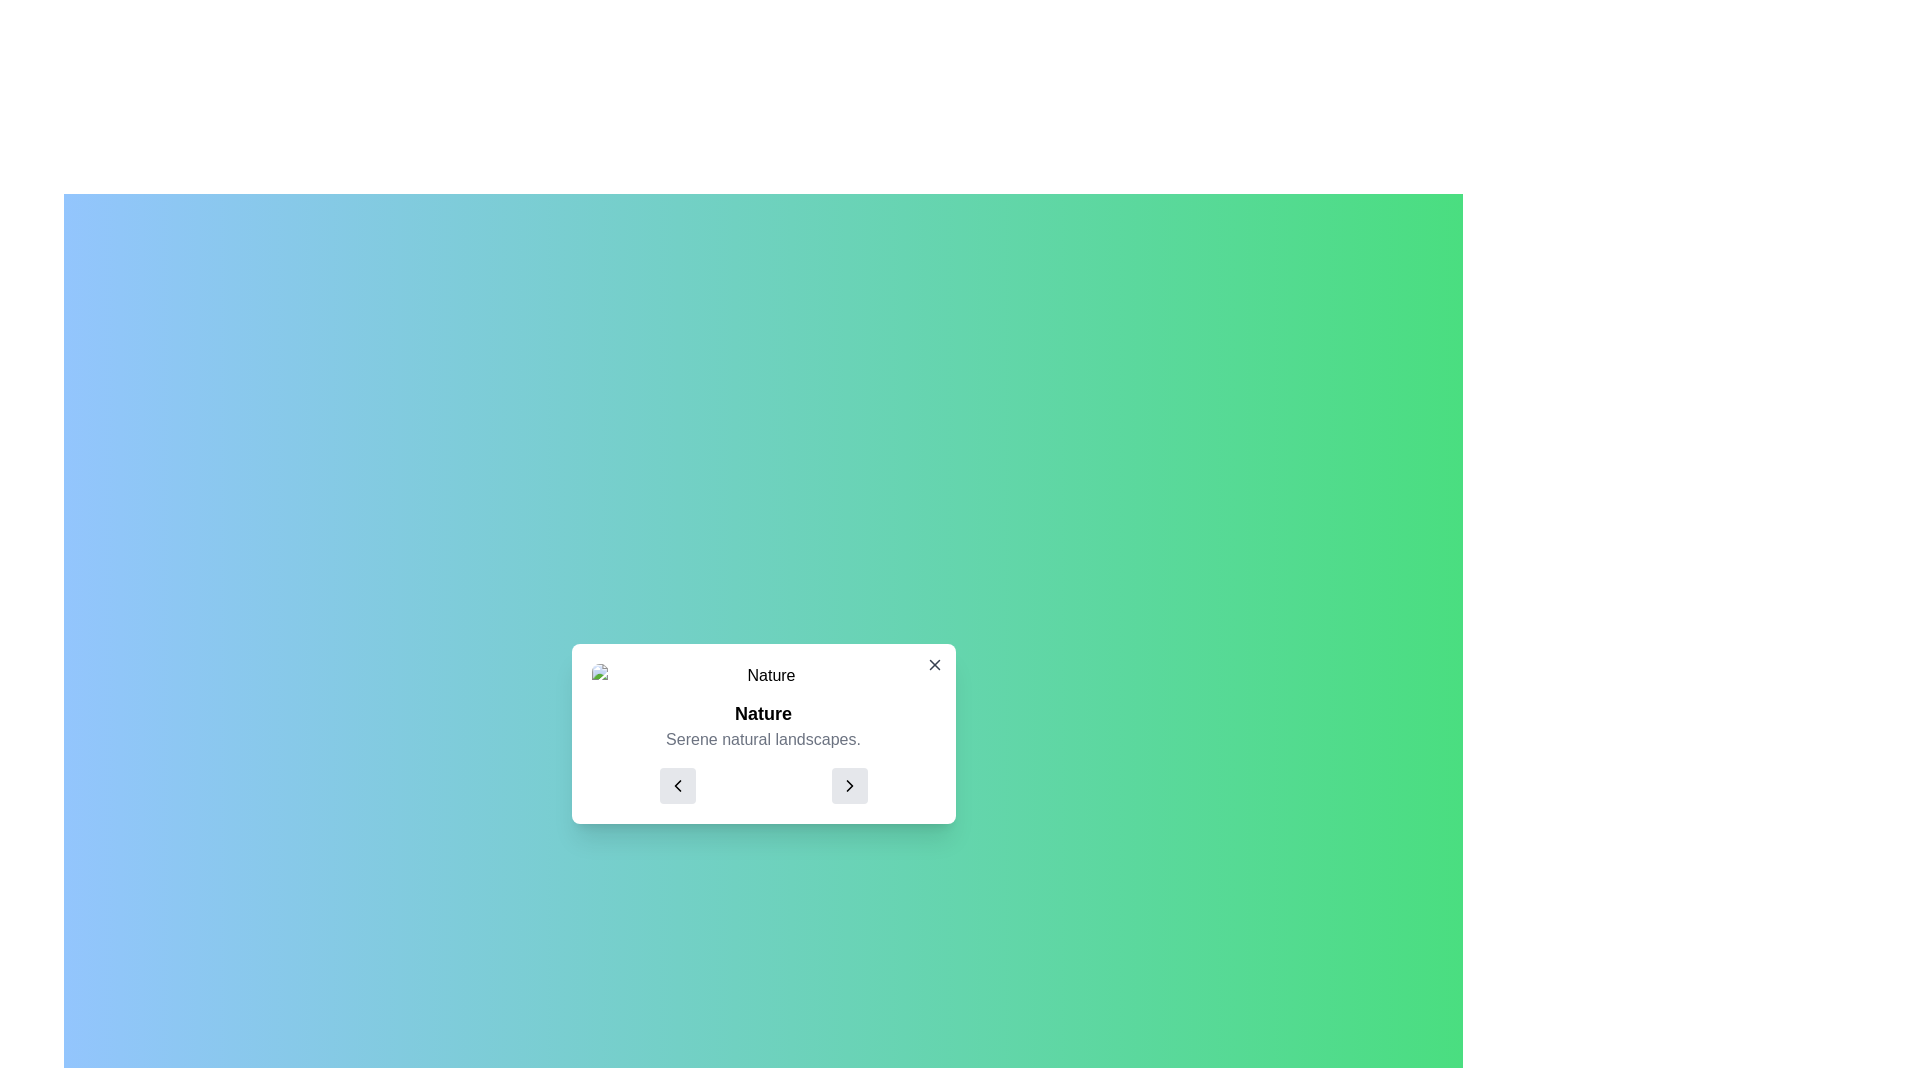 Image resolution: width=1920 pixels, height=1080 pixels. I want to click on the navigation icon located at the bottom-right corner of the modal dialog, so click(849, 785).